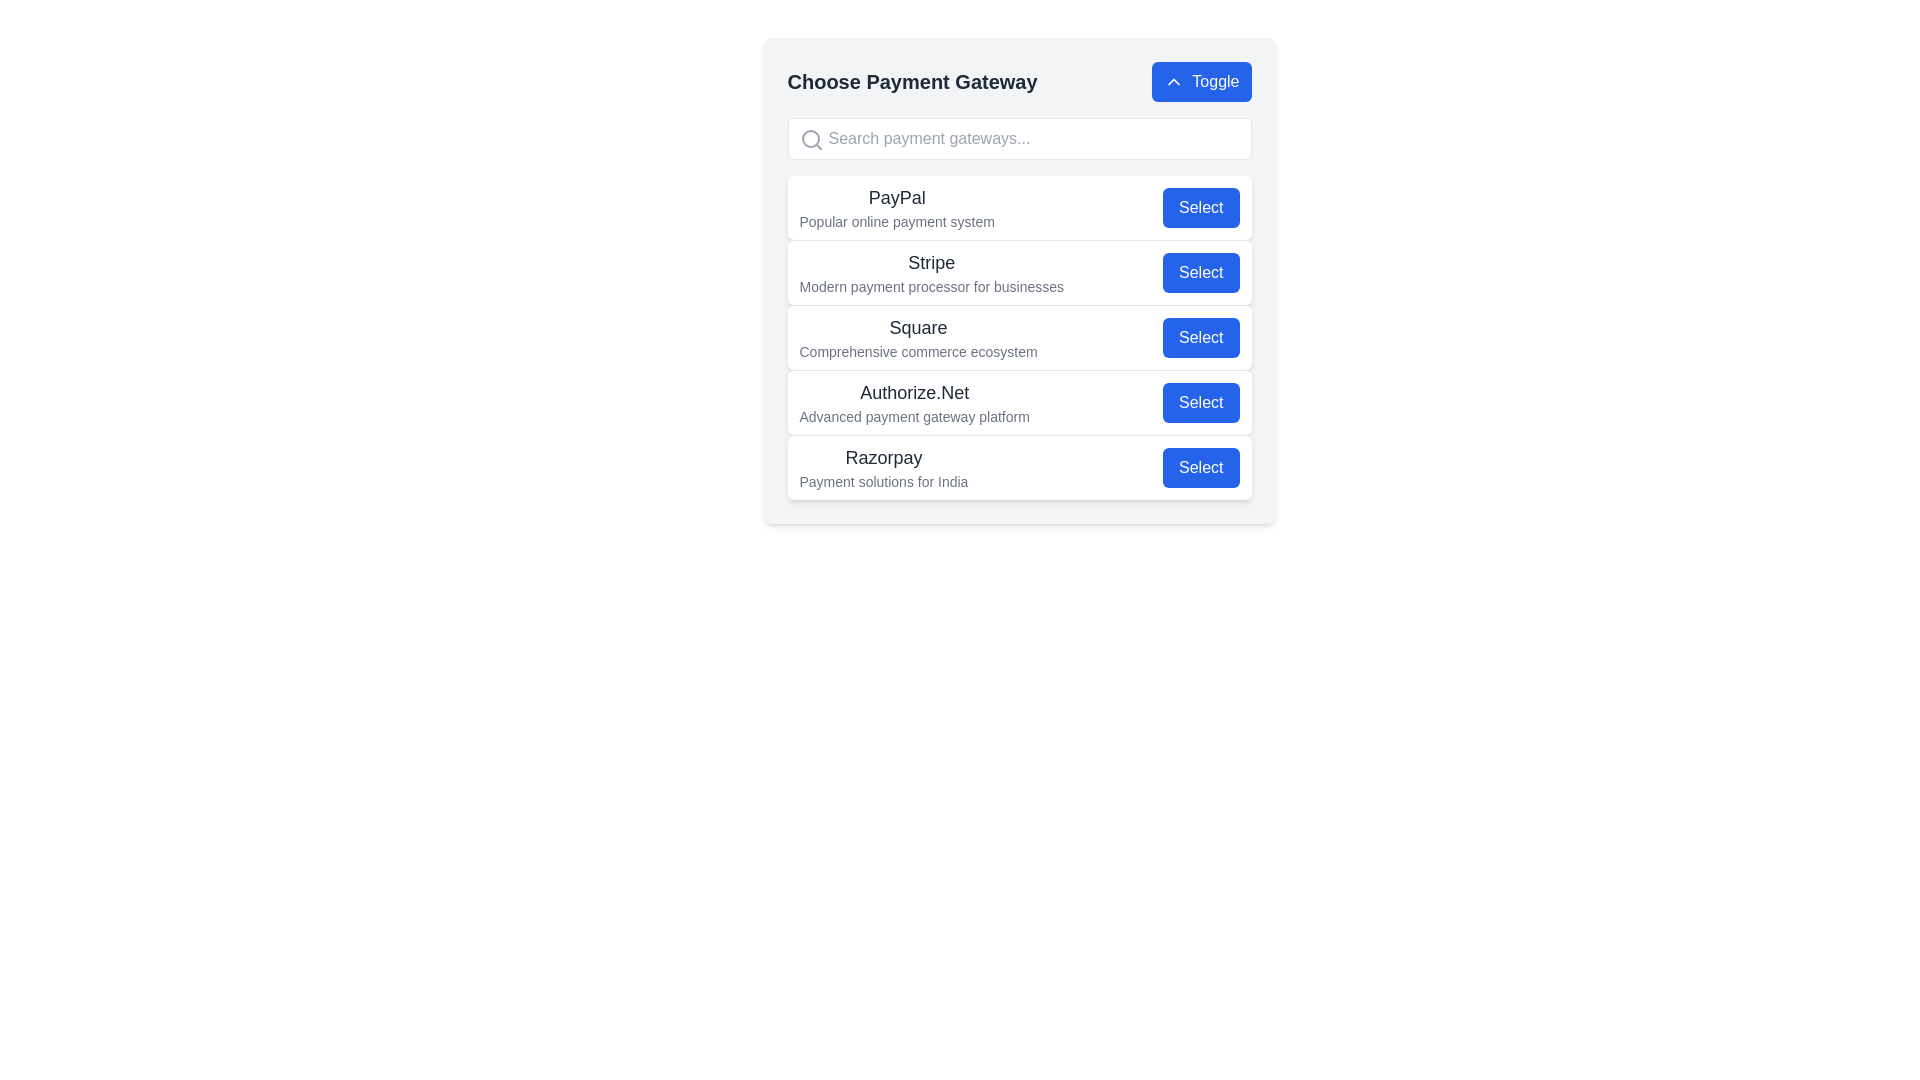  Describe the element at coordinates (1200, 402) in the screenshot. I see `the 'Select' button with white text on a blue background, which is the fourth button from the top in a vertical sequence of similar buttons` at that location.